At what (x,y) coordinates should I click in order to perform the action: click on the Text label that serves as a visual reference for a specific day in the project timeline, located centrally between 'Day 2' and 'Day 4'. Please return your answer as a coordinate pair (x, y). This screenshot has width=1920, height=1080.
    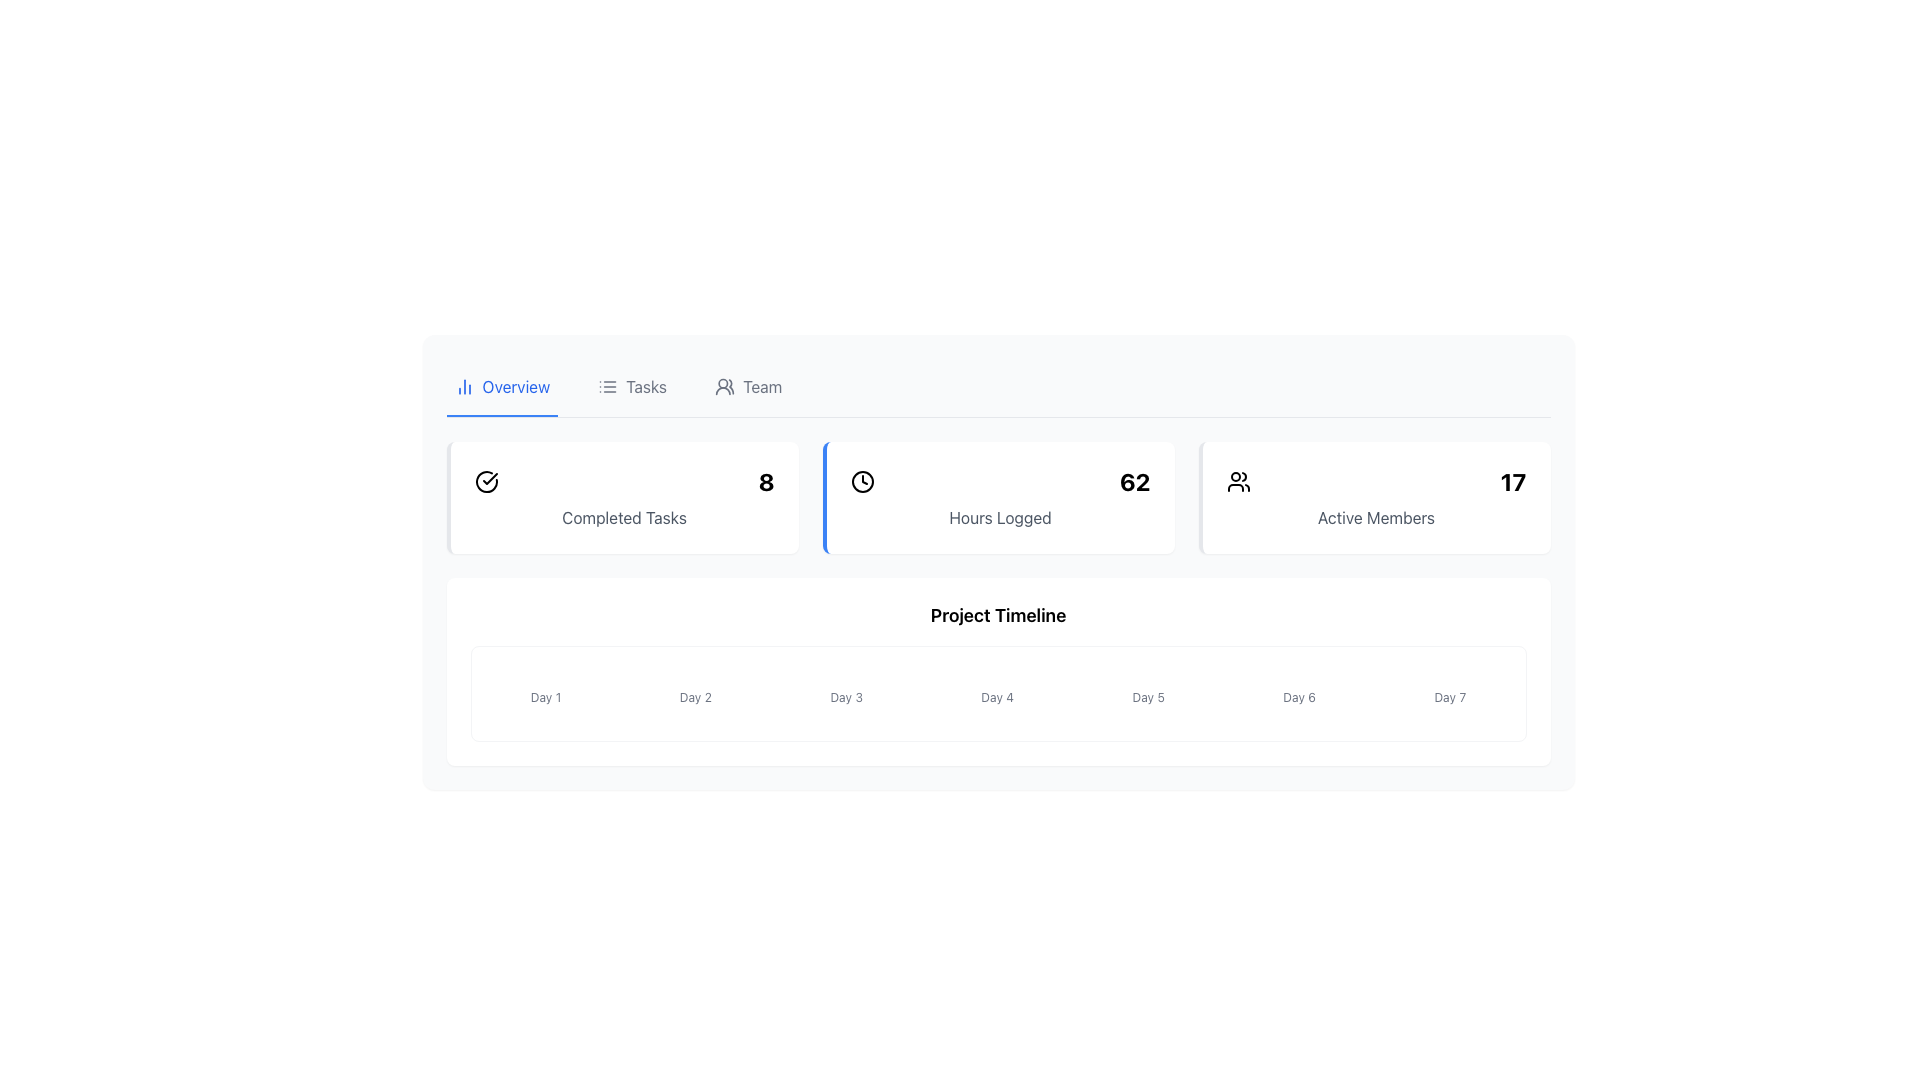
    Looking at the image, I should click on (846, 697).